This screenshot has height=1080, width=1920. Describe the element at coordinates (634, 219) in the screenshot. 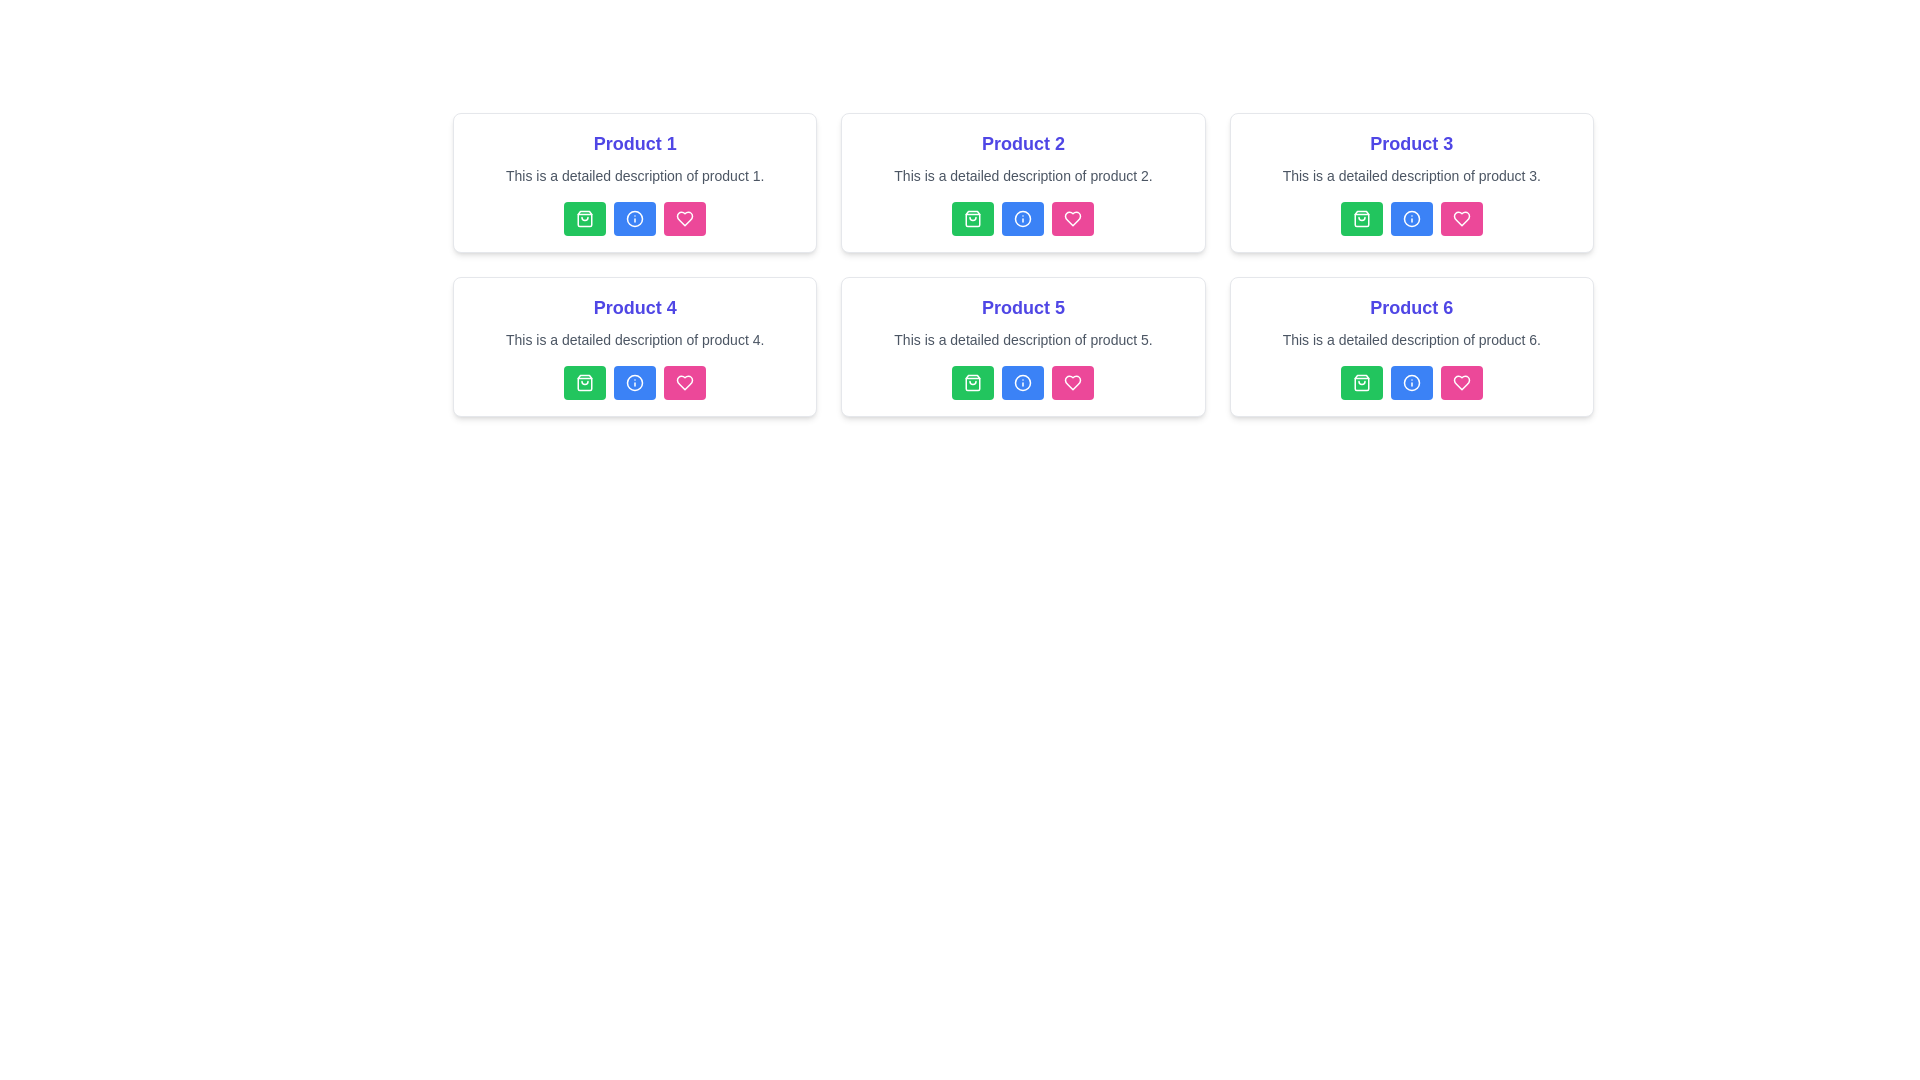

I see `the circular icon with a blue outline and white inner area` at that location.